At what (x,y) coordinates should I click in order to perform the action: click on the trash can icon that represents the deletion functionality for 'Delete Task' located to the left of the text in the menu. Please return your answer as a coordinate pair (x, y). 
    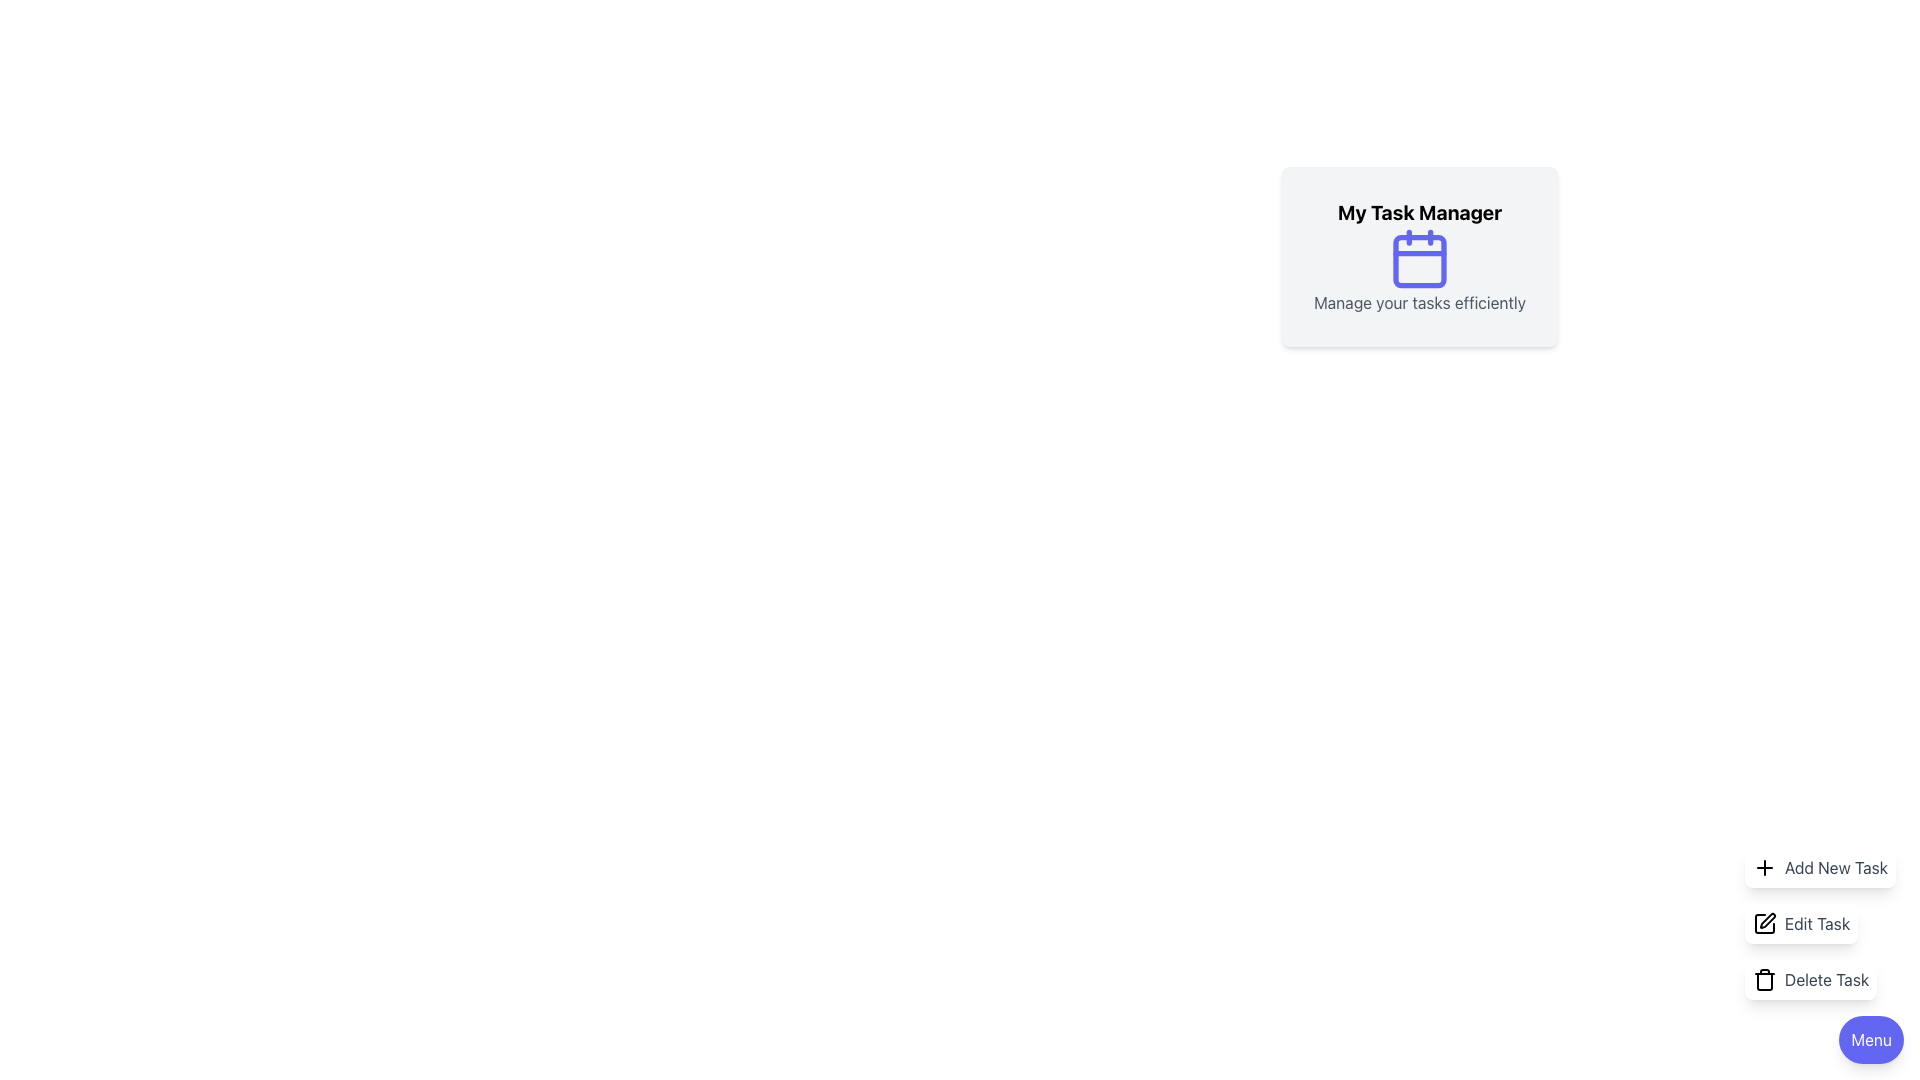
    Looking at the image, I should click on (1765, 981).